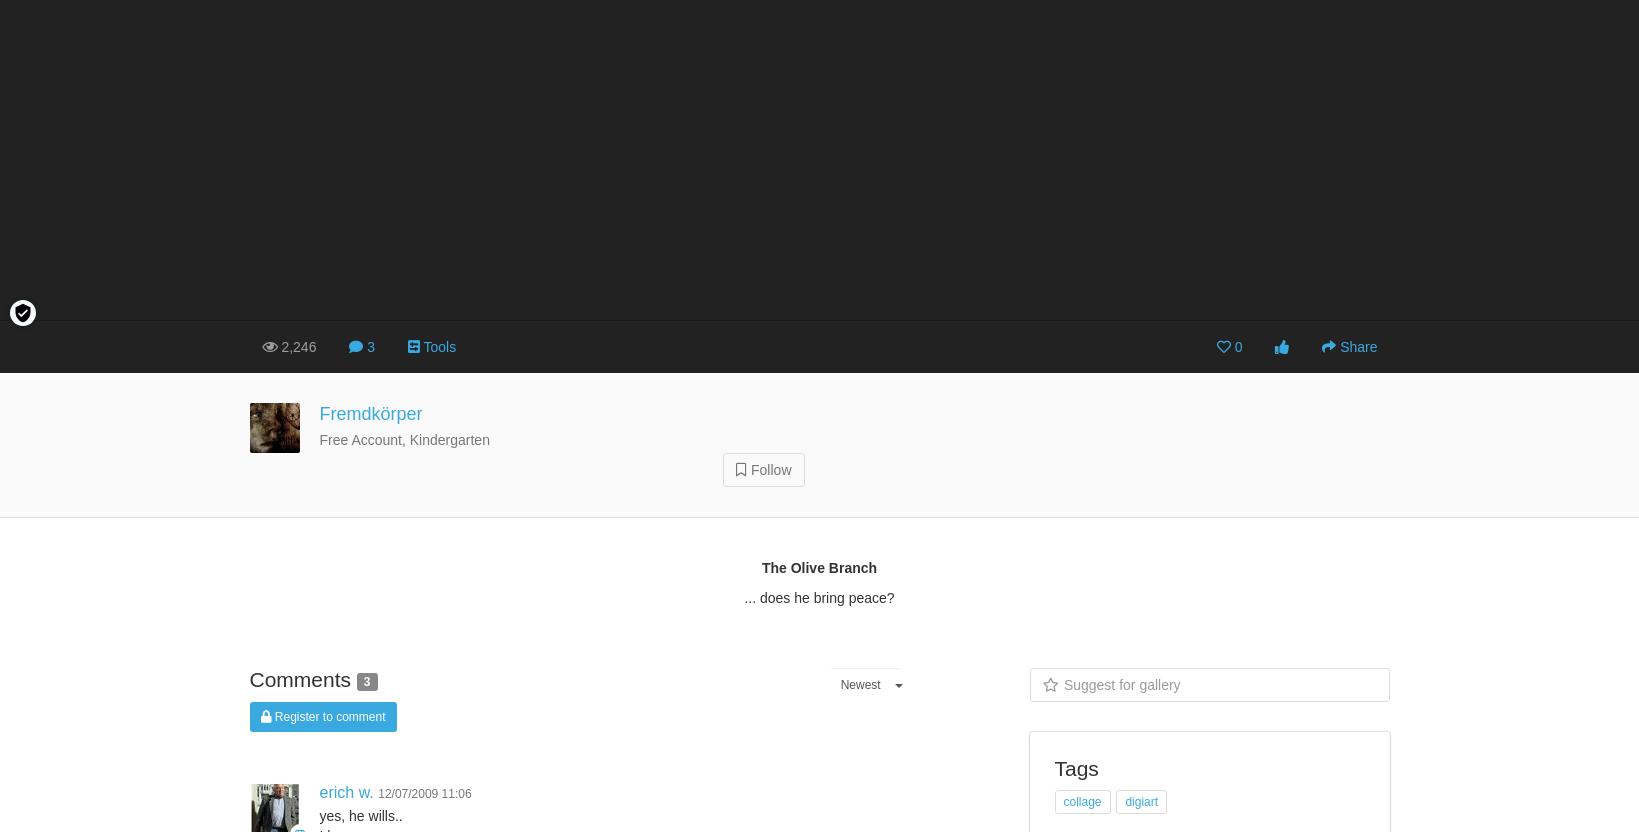 The height and width of the screenshot is (832, 1639). What do you see at coordinates (344, 791) in the screenshot?
I see `'erich w.'` at bounding box center [344, 791].